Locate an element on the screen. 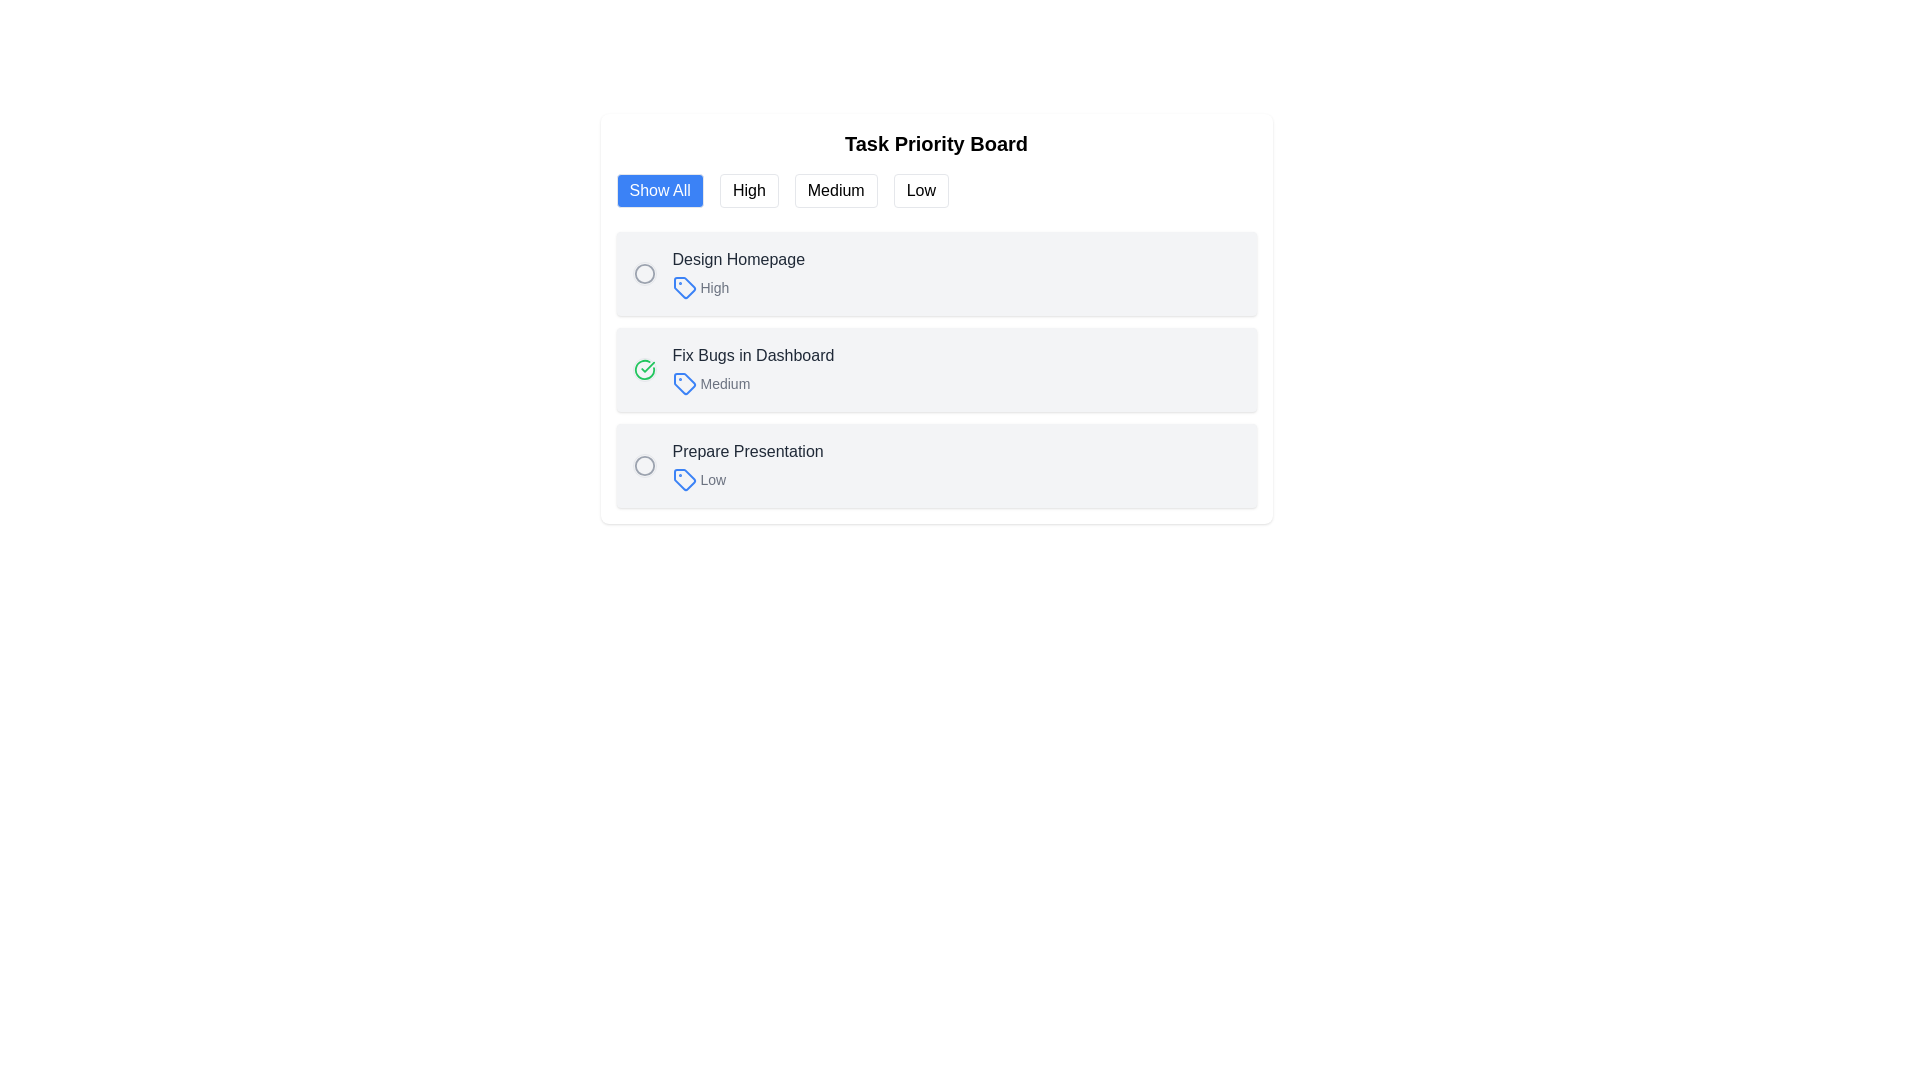 This screenshot has height=1080, width=1920. the second task item in the task management board is located at coordinates (935, 370).